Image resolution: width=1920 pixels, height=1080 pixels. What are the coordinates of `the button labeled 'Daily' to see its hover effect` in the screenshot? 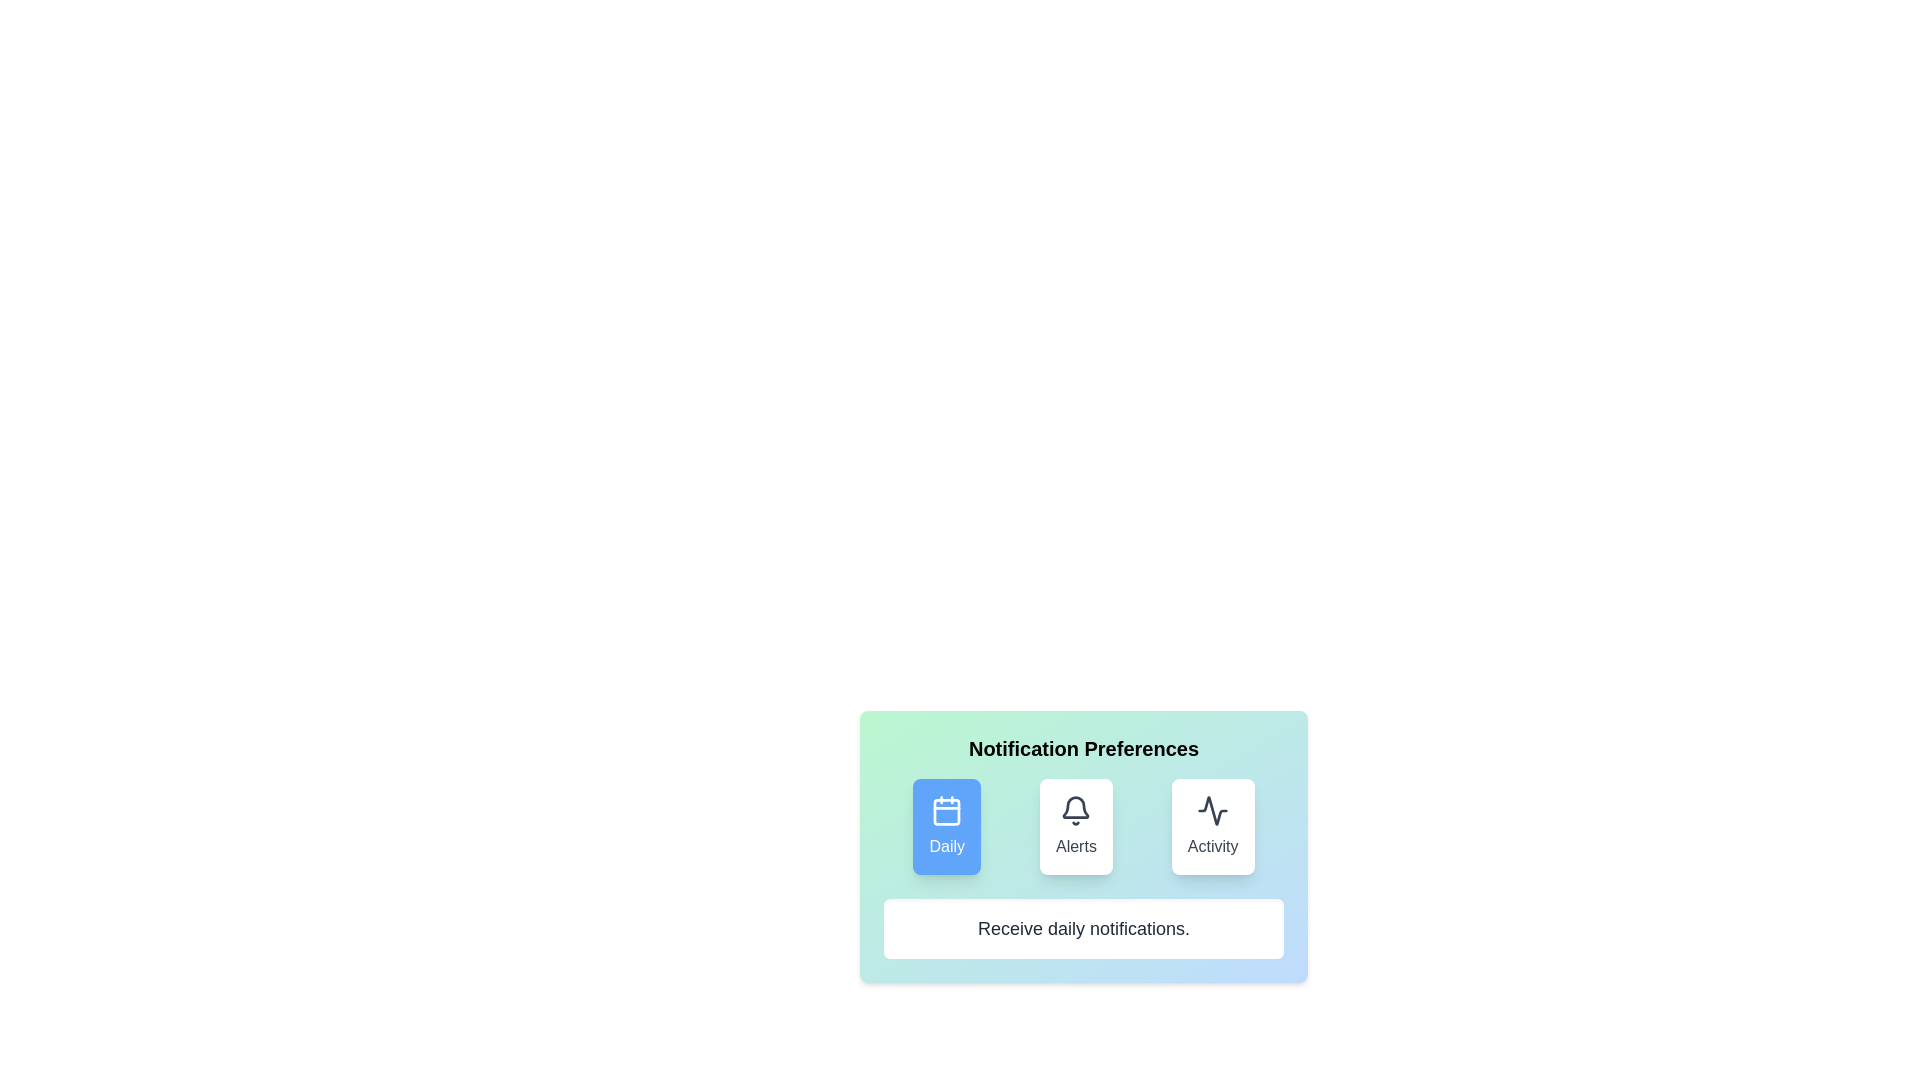 It's located at (946, 826).